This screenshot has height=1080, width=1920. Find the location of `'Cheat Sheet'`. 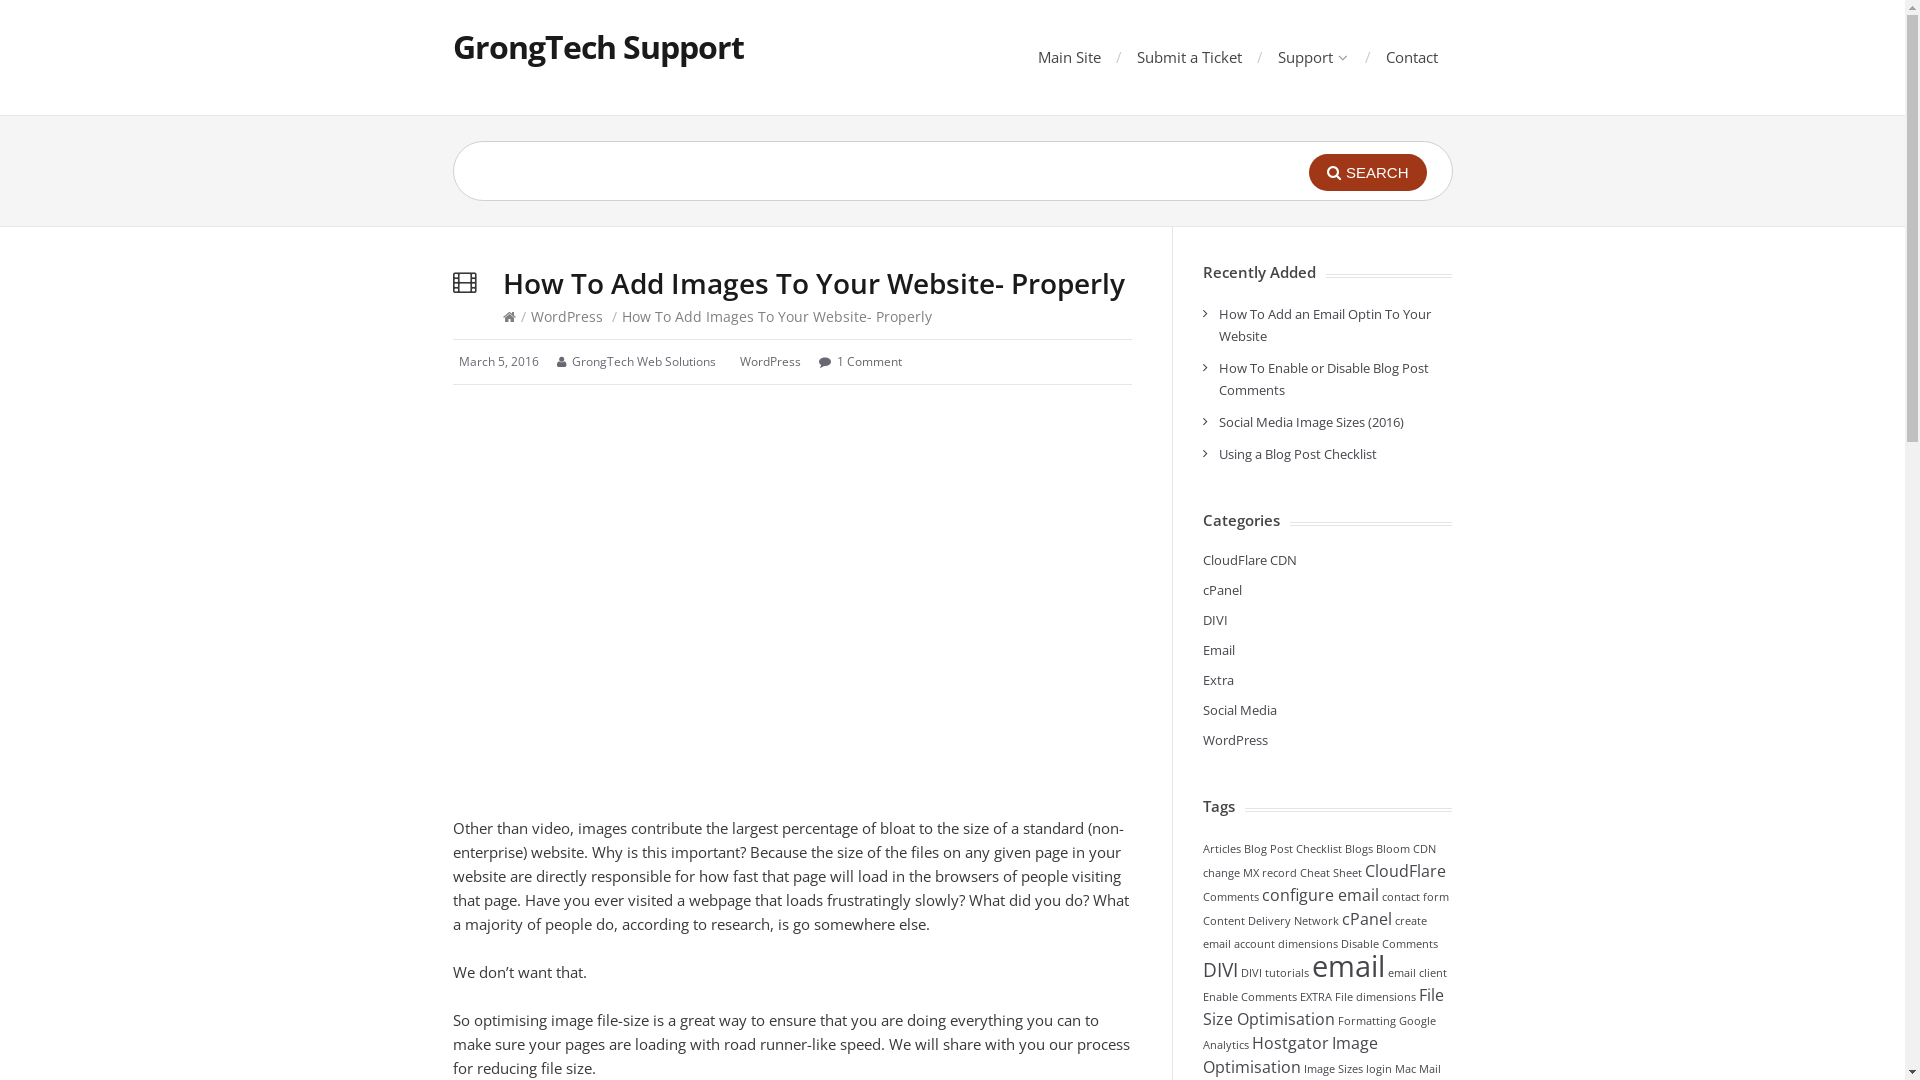

'Cheat Sheet' is located at coordinates (1330, 871).